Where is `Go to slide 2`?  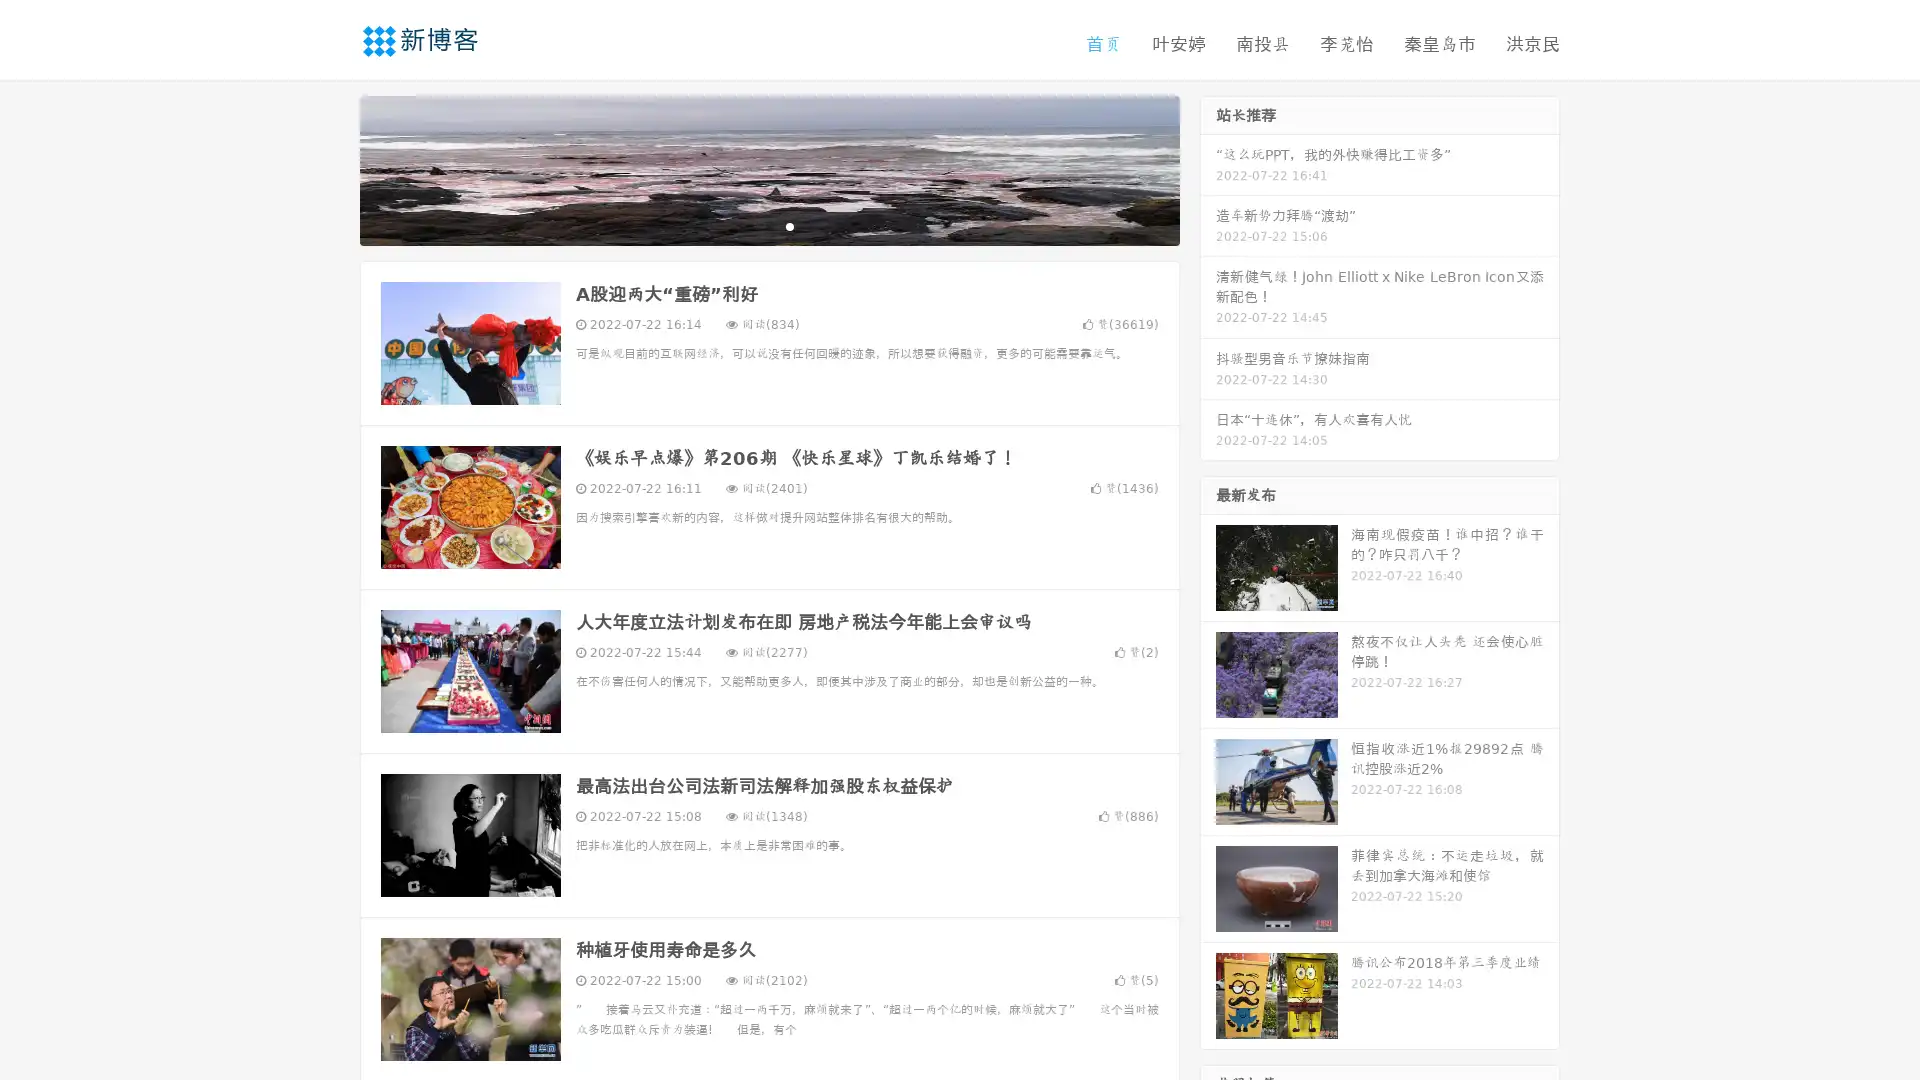 Go to slide 2 is located at coordinates (768, 225).